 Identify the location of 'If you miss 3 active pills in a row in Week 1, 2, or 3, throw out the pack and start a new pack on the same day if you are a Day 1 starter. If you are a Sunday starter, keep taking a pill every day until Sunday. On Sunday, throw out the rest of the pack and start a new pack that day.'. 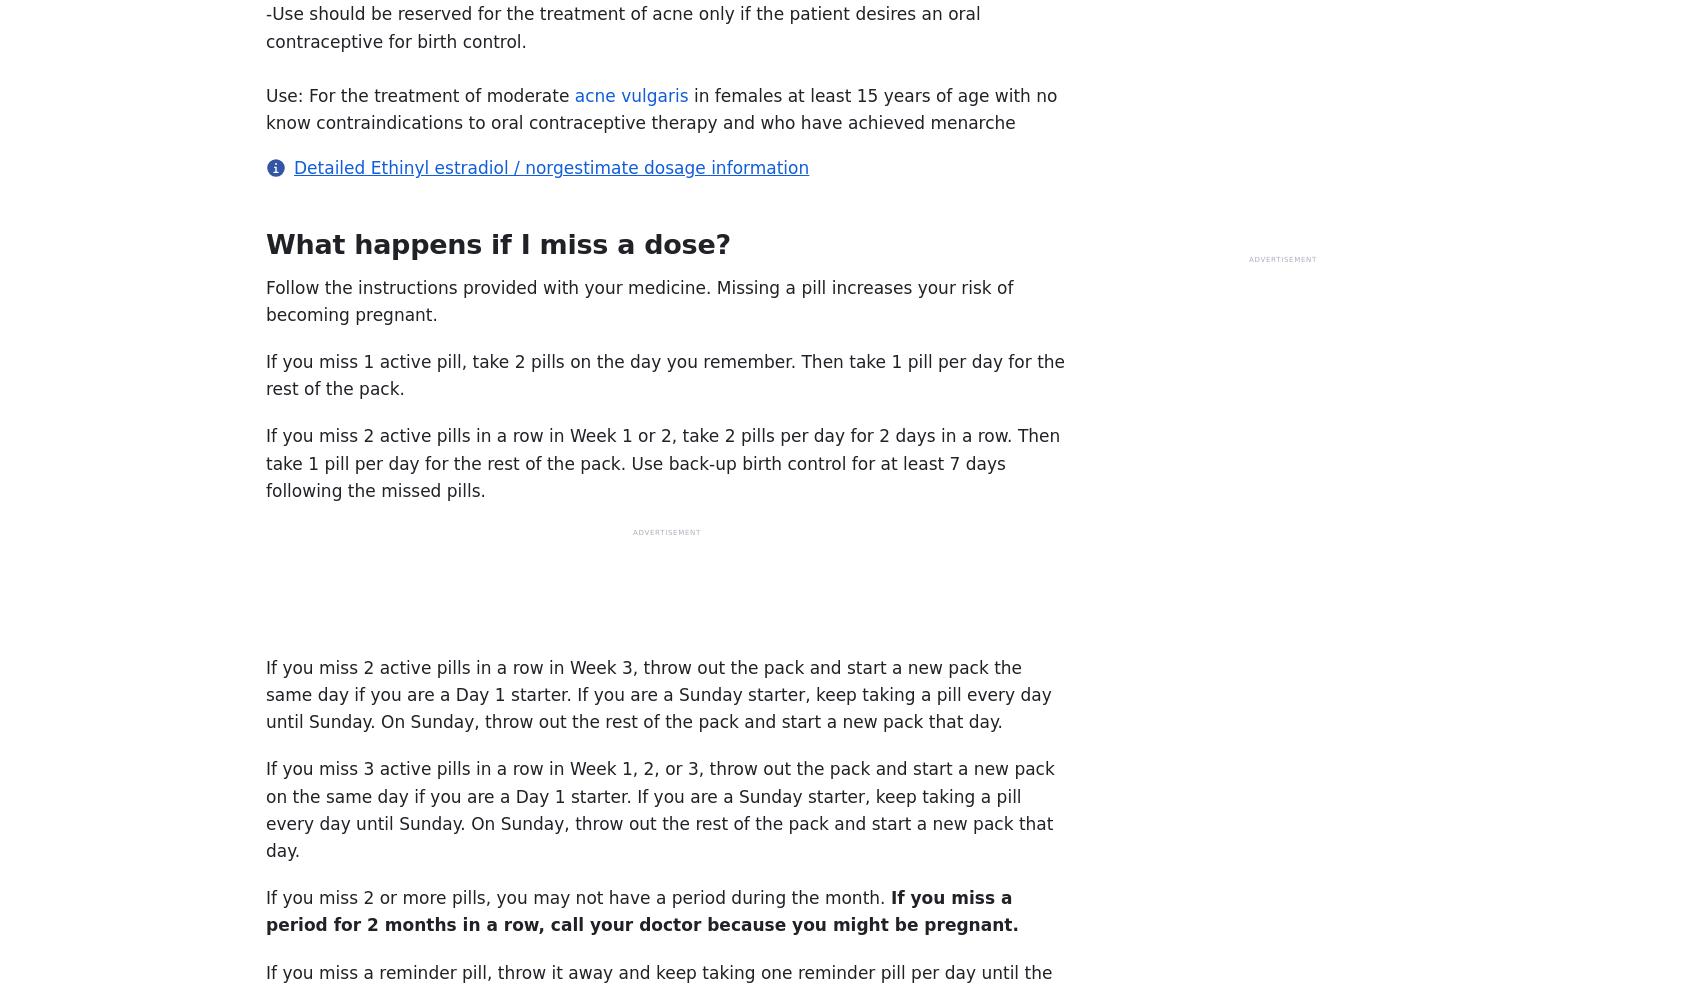
(266, 809).